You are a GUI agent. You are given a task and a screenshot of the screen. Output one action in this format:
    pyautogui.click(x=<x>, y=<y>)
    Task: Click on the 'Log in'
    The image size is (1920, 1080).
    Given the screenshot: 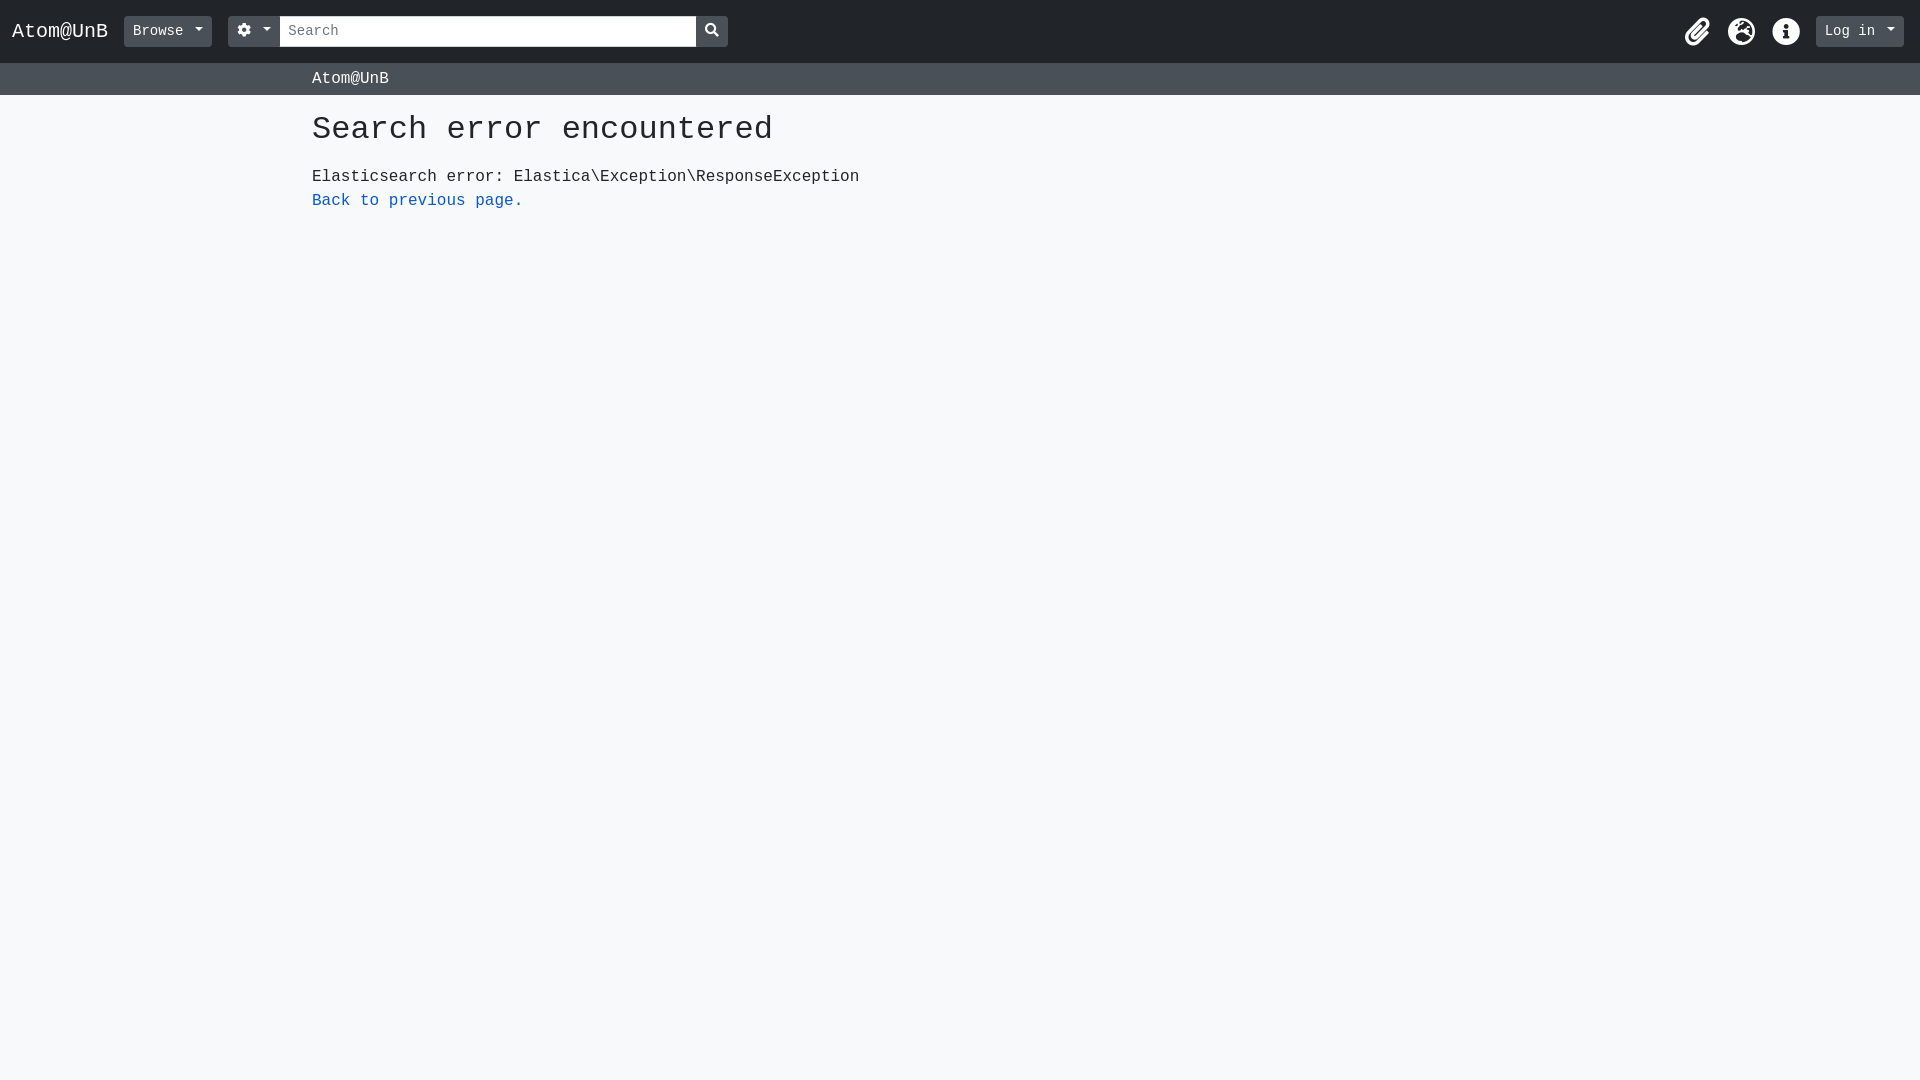 What is the action you would take?
    pyautogui.click(x=1859, y=31)
    